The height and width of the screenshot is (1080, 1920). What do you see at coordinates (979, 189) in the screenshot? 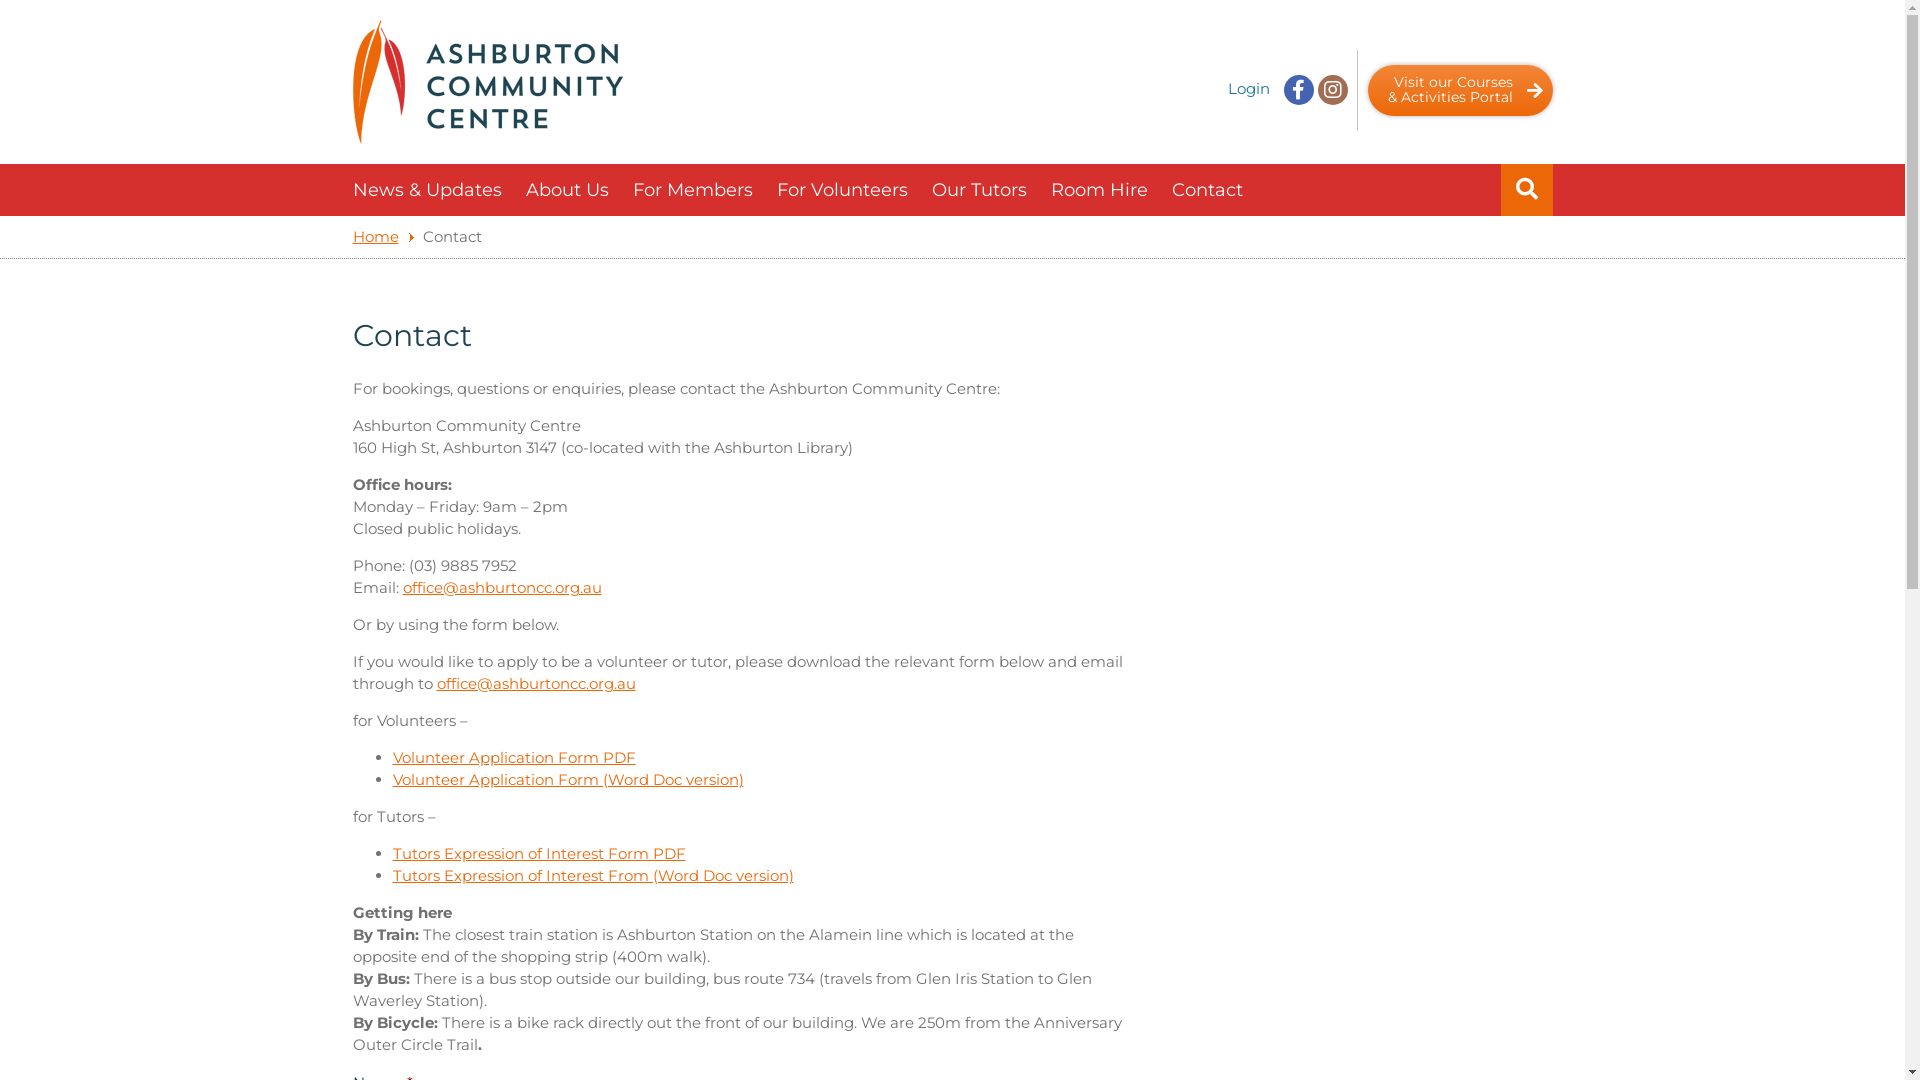
I see `'Our Tutors'` at bounding box center [979, 189].